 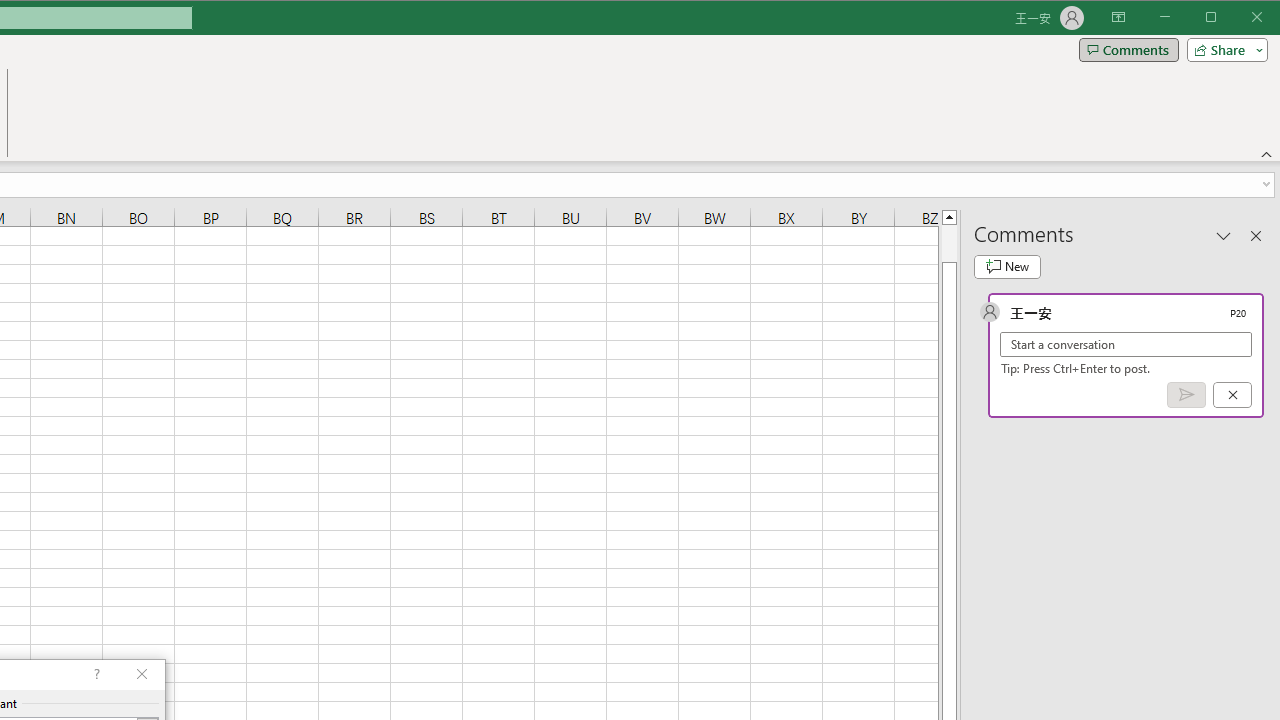 I want to click on 'Cancel', so click(x=1231, y=395).